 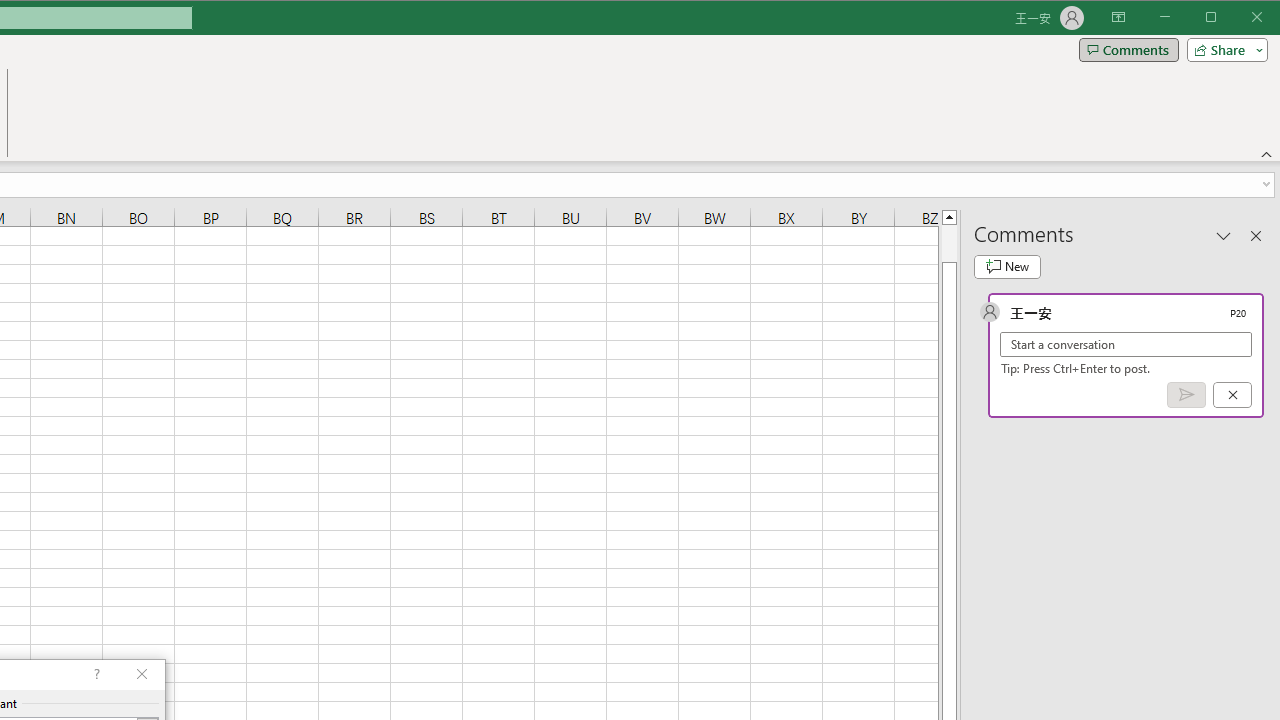 I want to click on 'Cancel', so click(x=1231, y=395).